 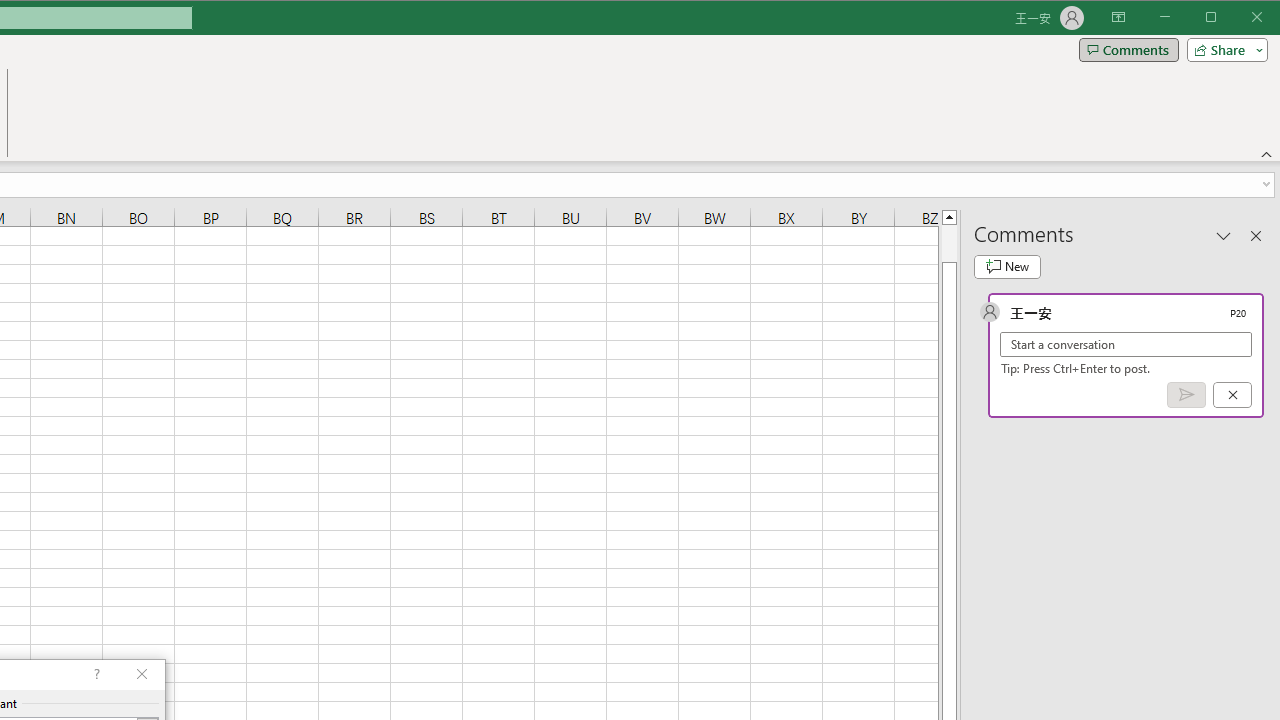 I want to click on 'Cancel', so click(x=1231, y=395).